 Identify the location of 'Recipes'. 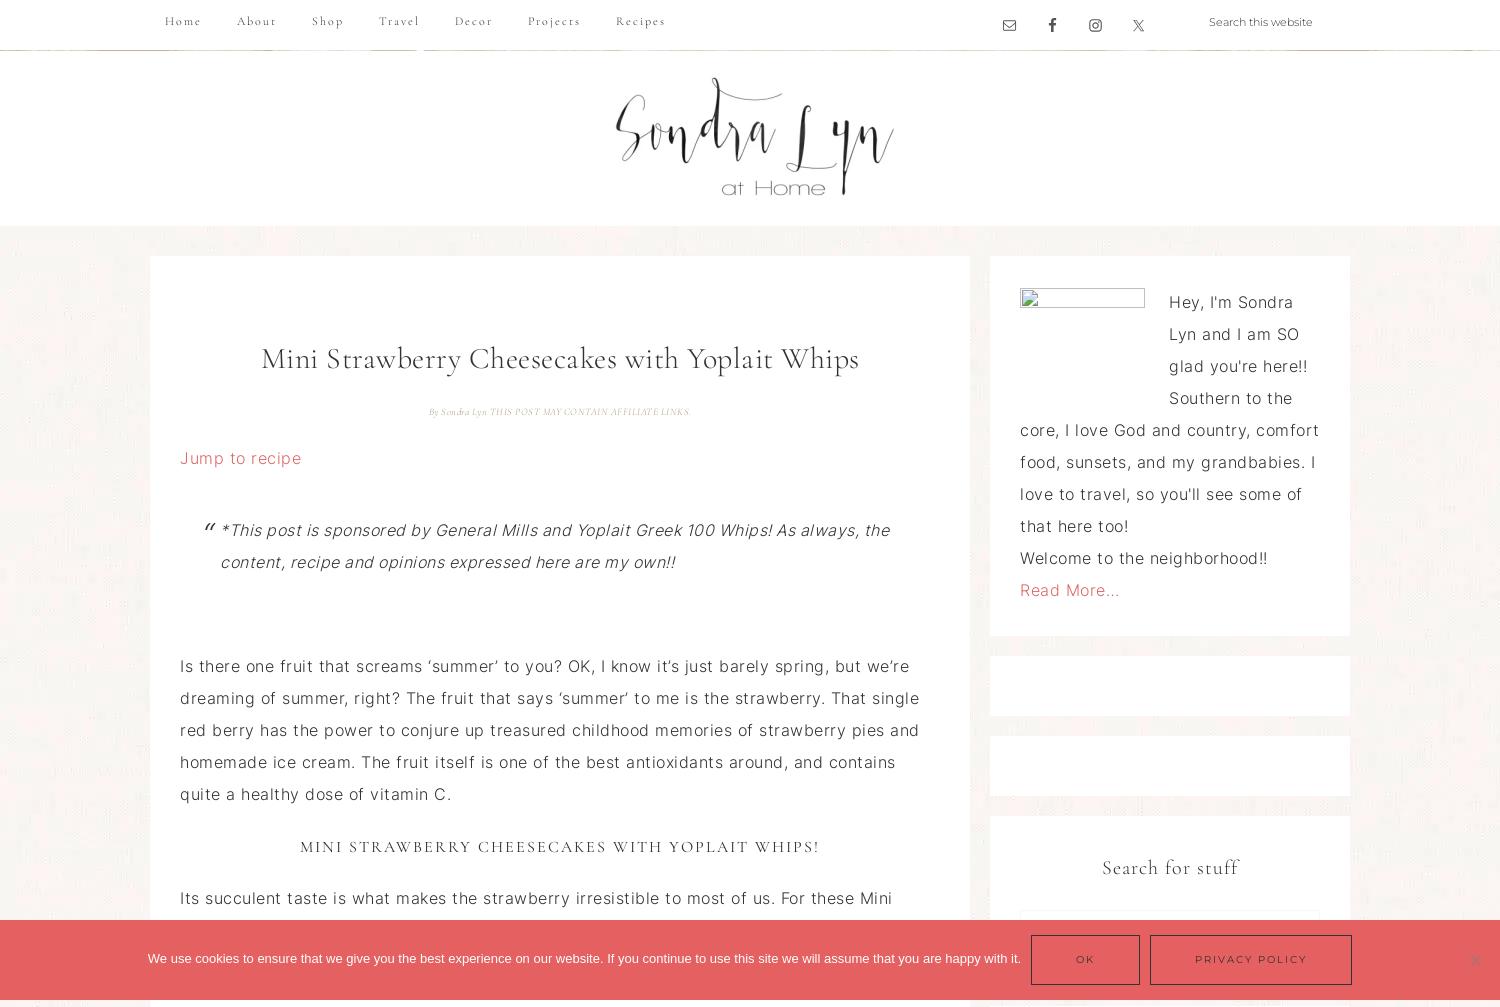
(640, 21).